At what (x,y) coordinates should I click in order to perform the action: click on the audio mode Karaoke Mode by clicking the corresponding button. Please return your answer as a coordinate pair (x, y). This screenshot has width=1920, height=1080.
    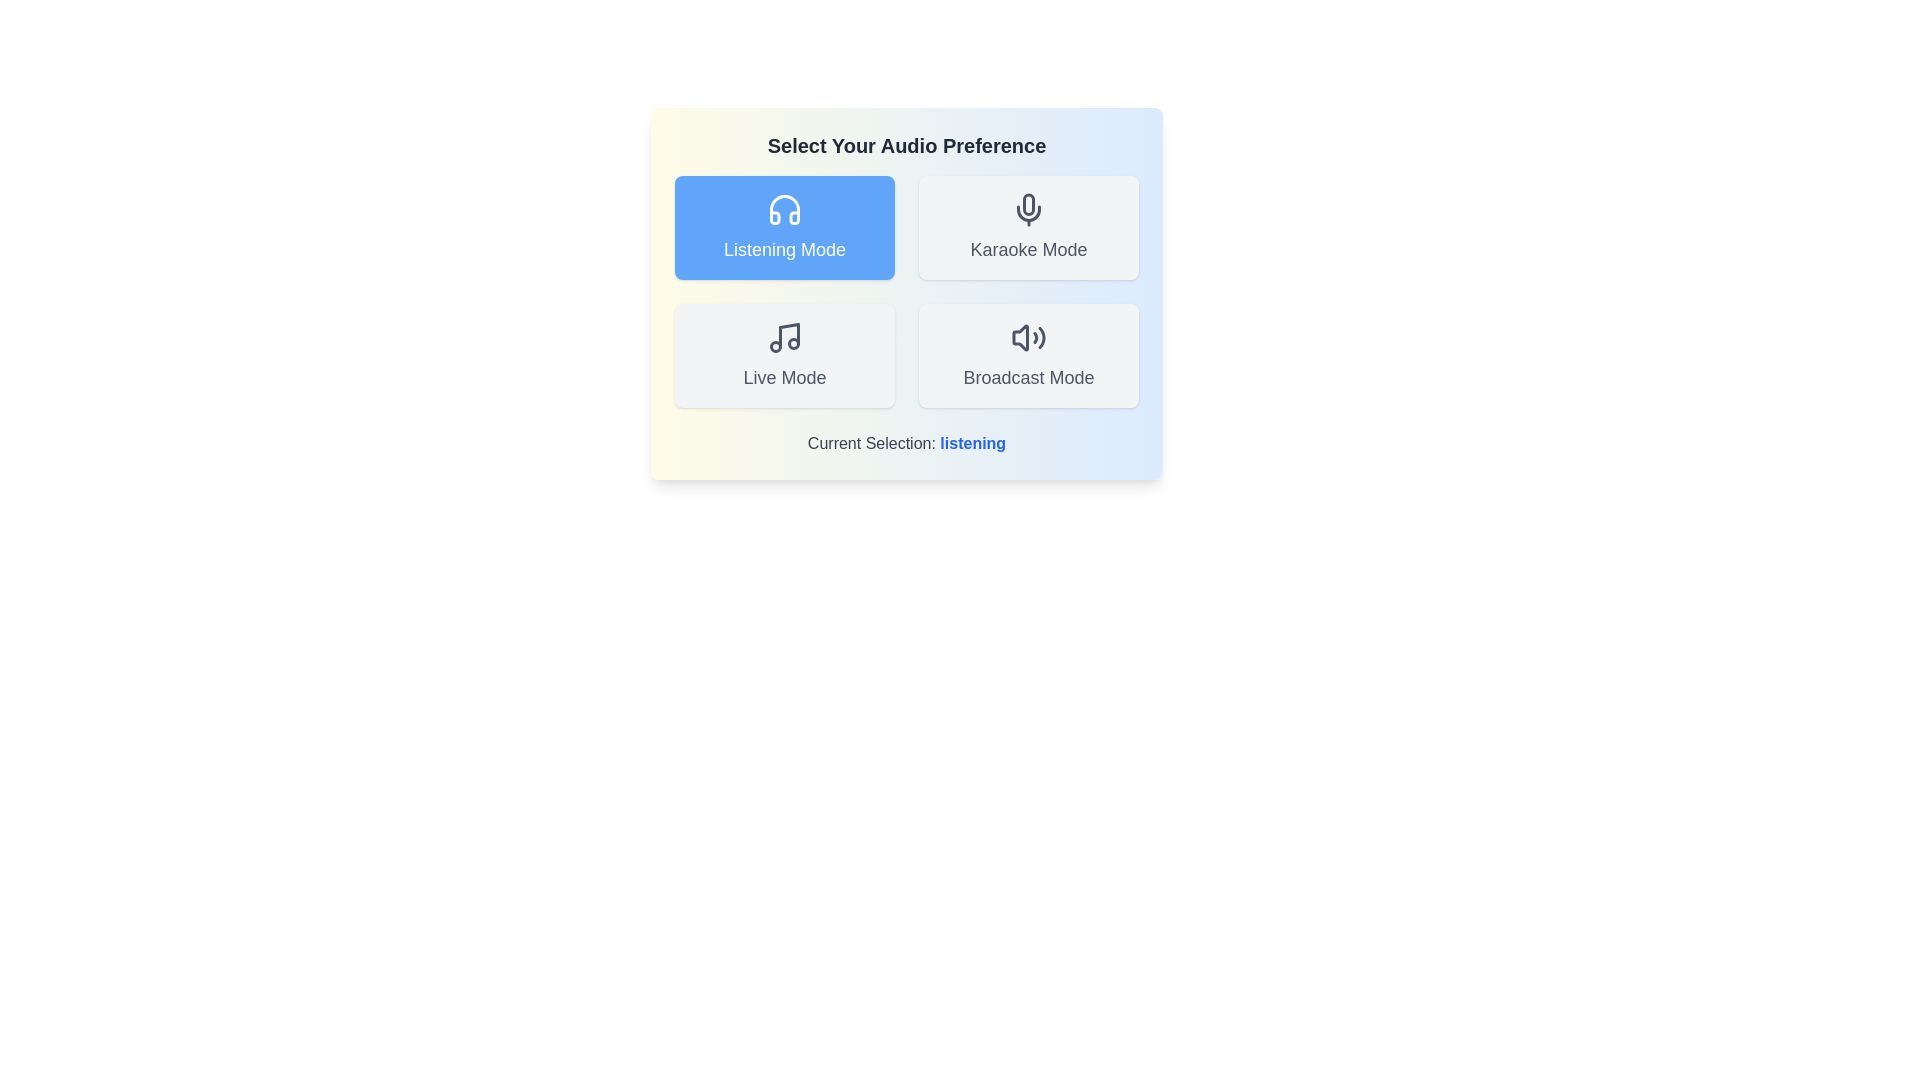
    Looking at the image, I should click on (1028, 226).